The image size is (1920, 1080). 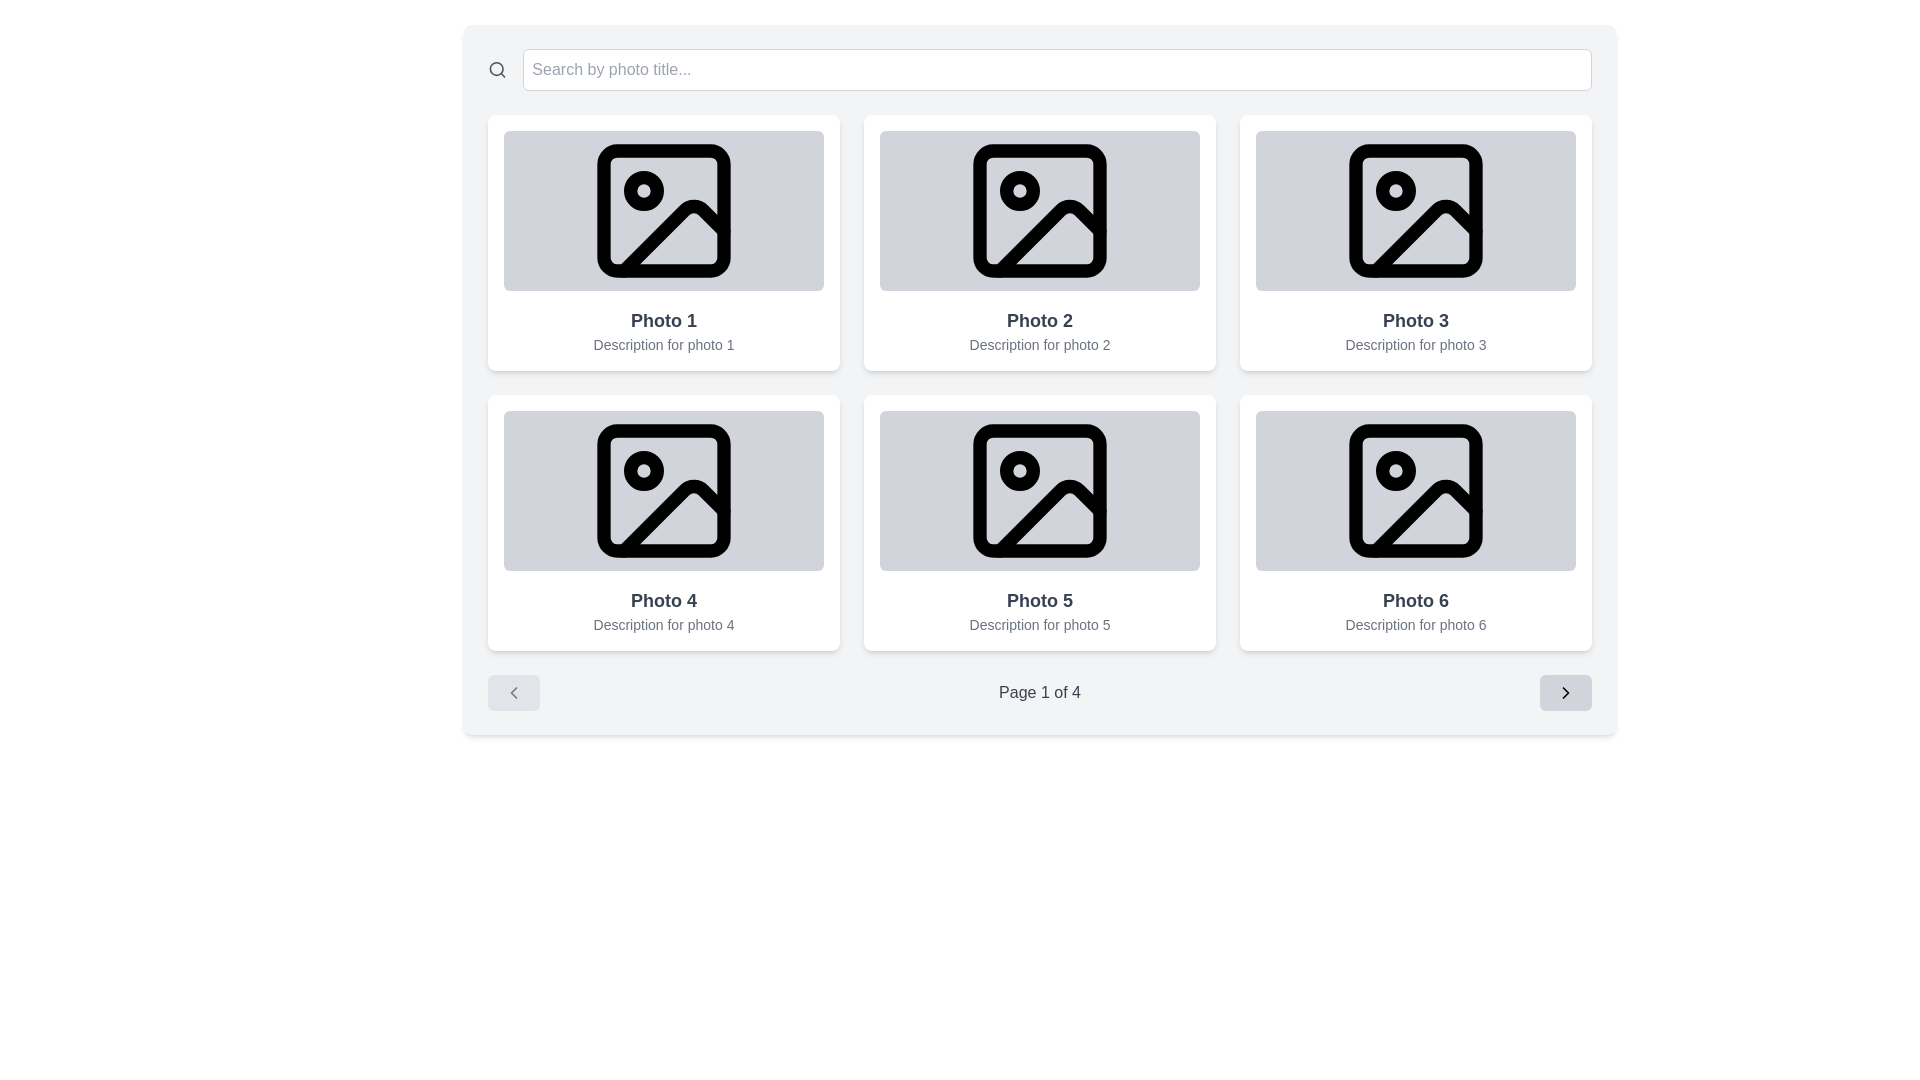 What do you see at coordinates (1040, 490) in the screenshot?
I see `the graphical rectangle within the photo card labeled 'Photo 5', which is located in the middle of the photo grid on the second row, second column` at bounding box center [1040, 490].